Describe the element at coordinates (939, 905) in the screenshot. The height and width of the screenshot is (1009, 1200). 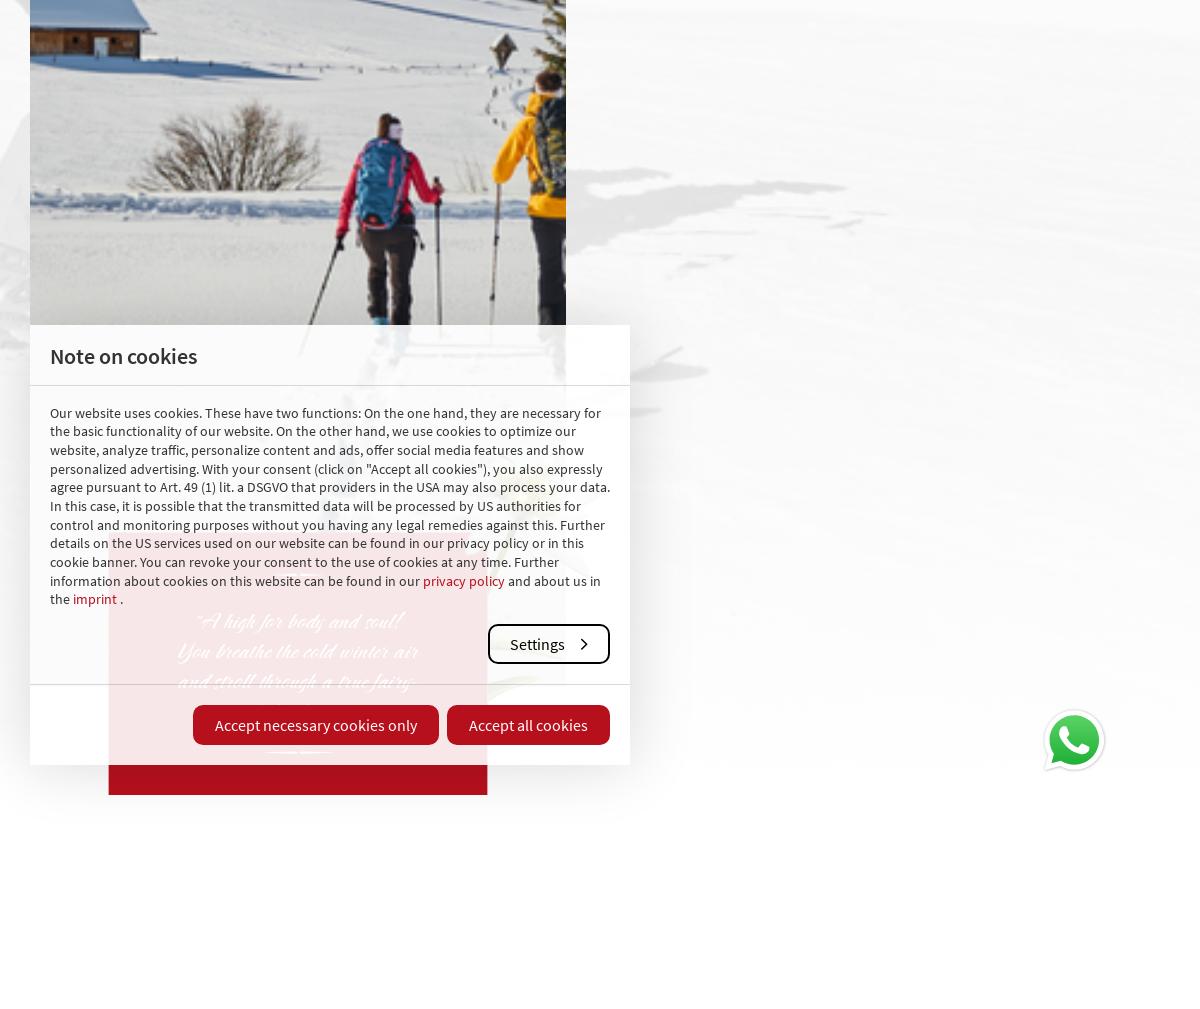
I see `'Arrival'` at that location.